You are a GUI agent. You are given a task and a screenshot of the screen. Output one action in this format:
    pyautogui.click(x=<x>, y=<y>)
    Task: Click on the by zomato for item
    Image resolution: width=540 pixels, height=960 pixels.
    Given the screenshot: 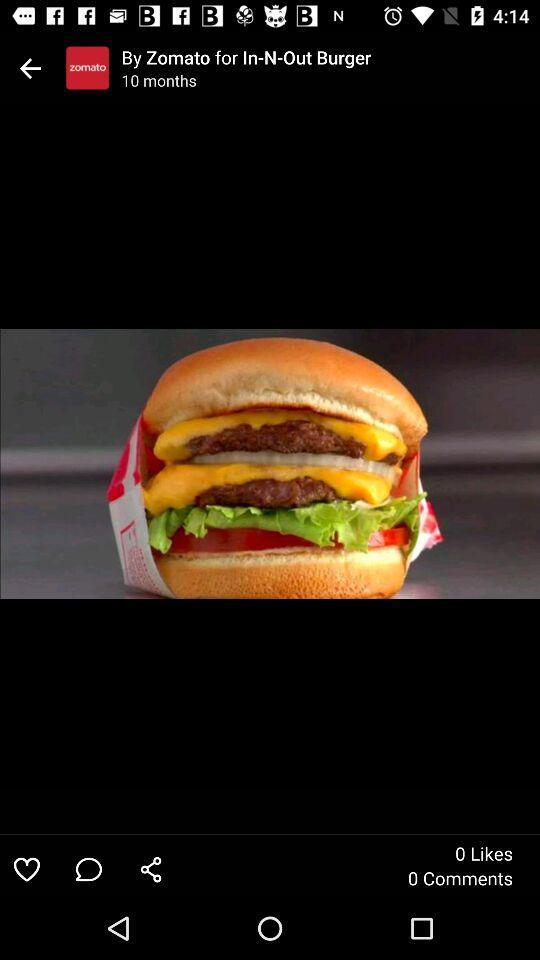 What is the action you would take?
    pyautogui.click(x=330, y=56)
    